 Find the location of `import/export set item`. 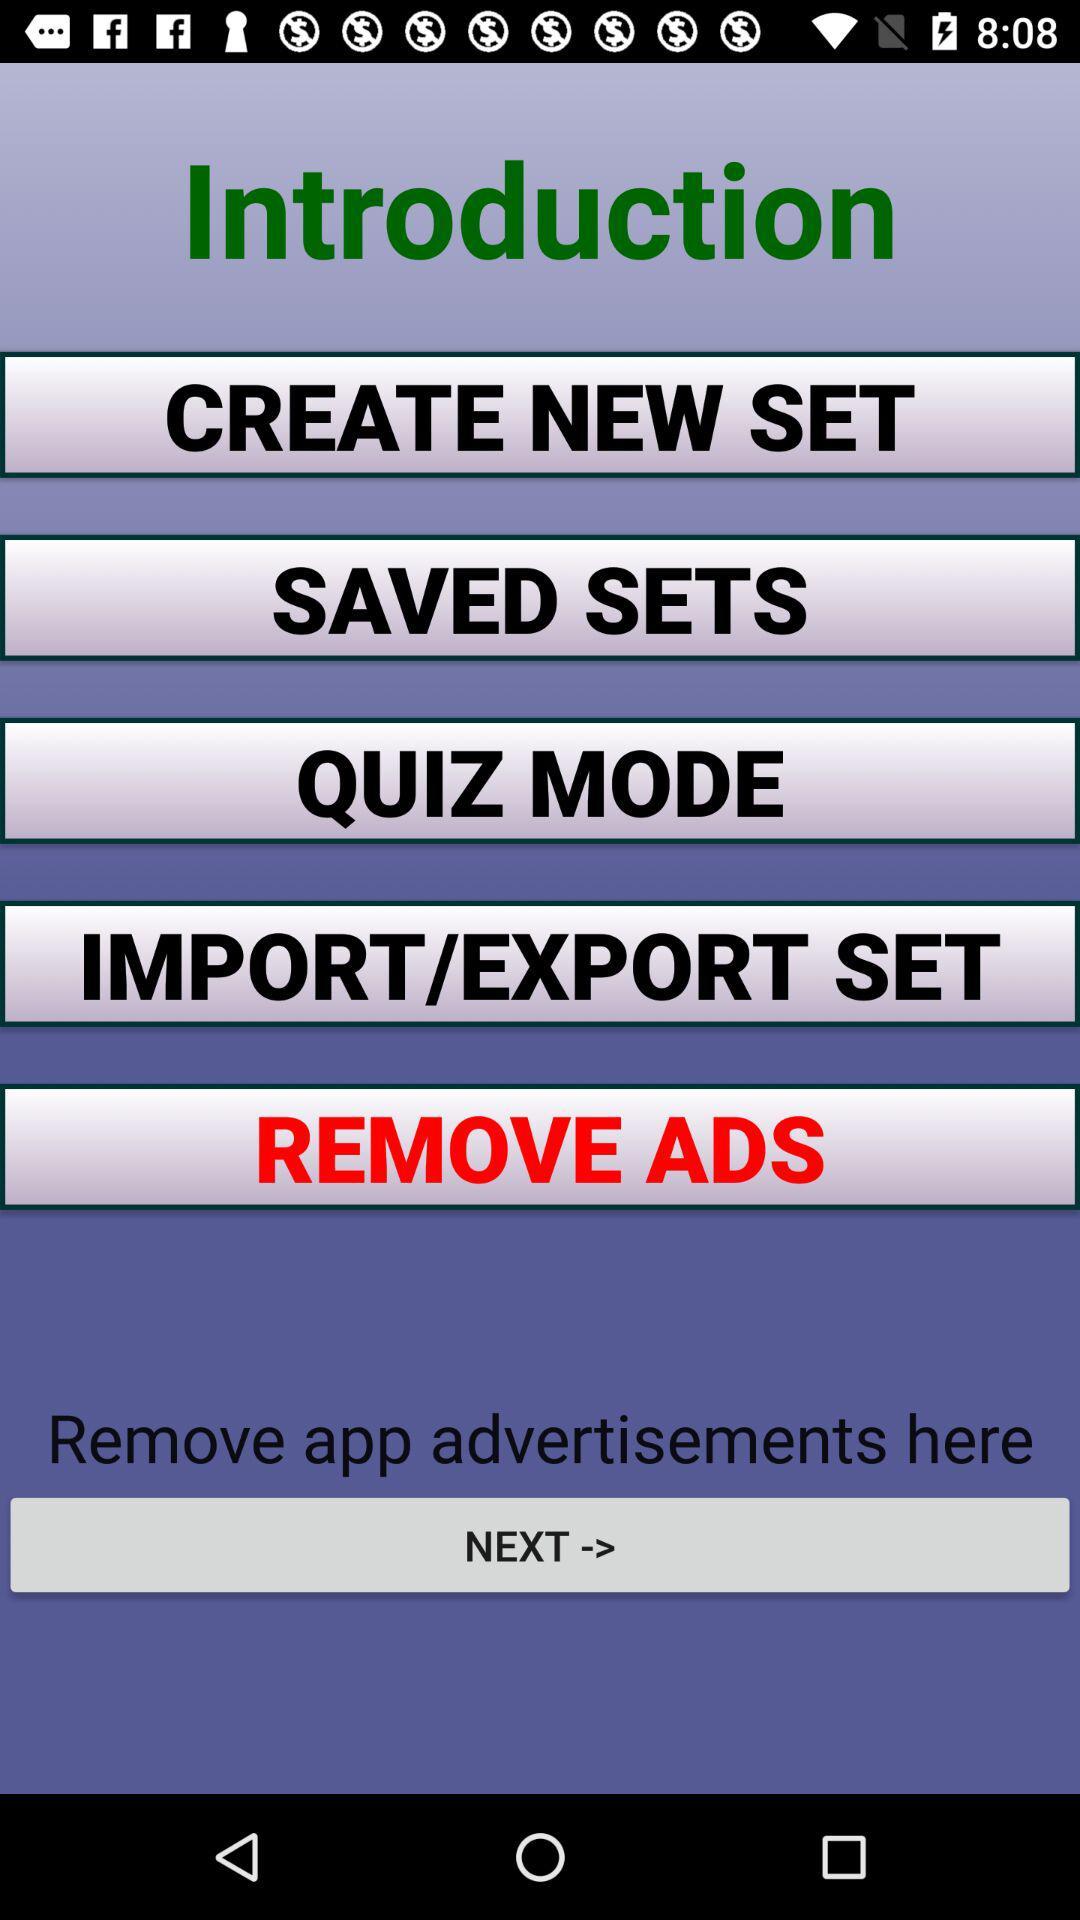

import/export set item is located at coordinates (540, 963).